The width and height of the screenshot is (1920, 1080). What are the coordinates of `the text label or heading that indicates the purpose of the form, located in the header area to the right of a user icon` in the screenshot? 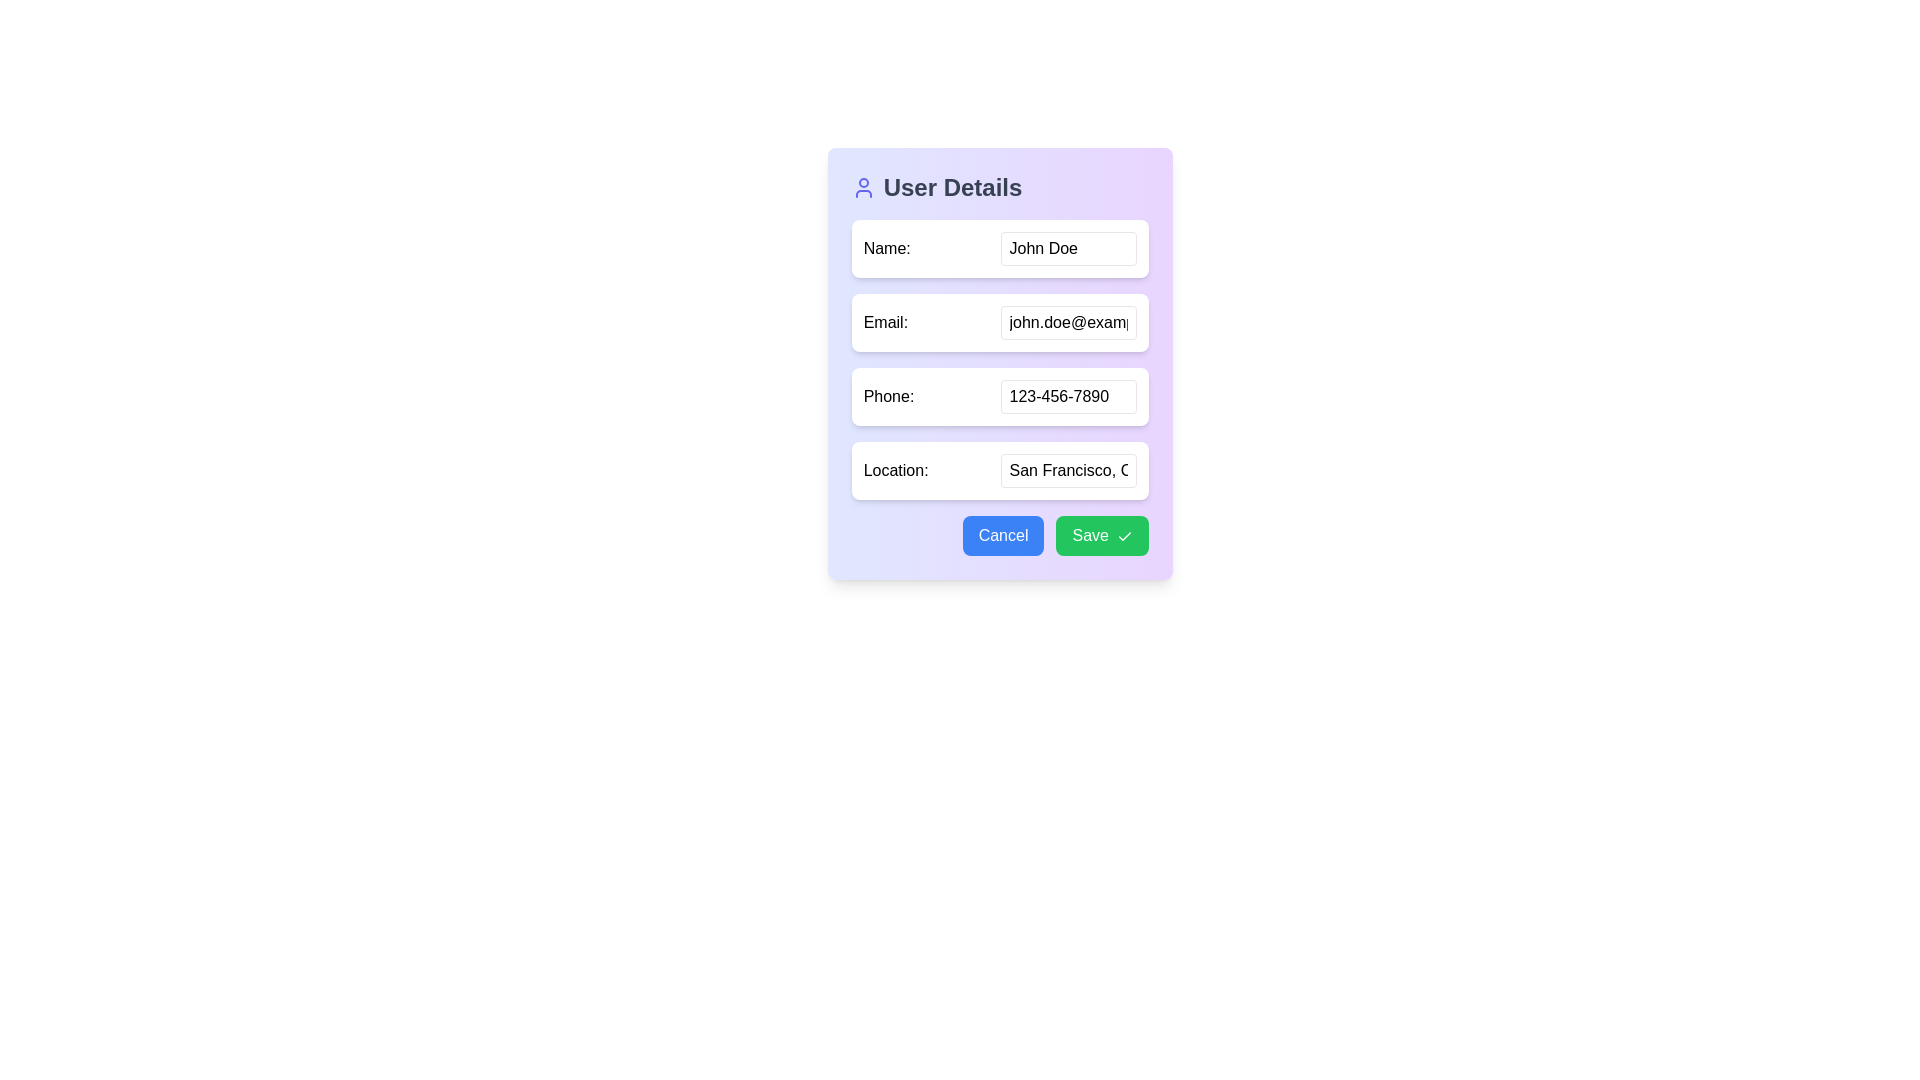 It's located at (952, 188).